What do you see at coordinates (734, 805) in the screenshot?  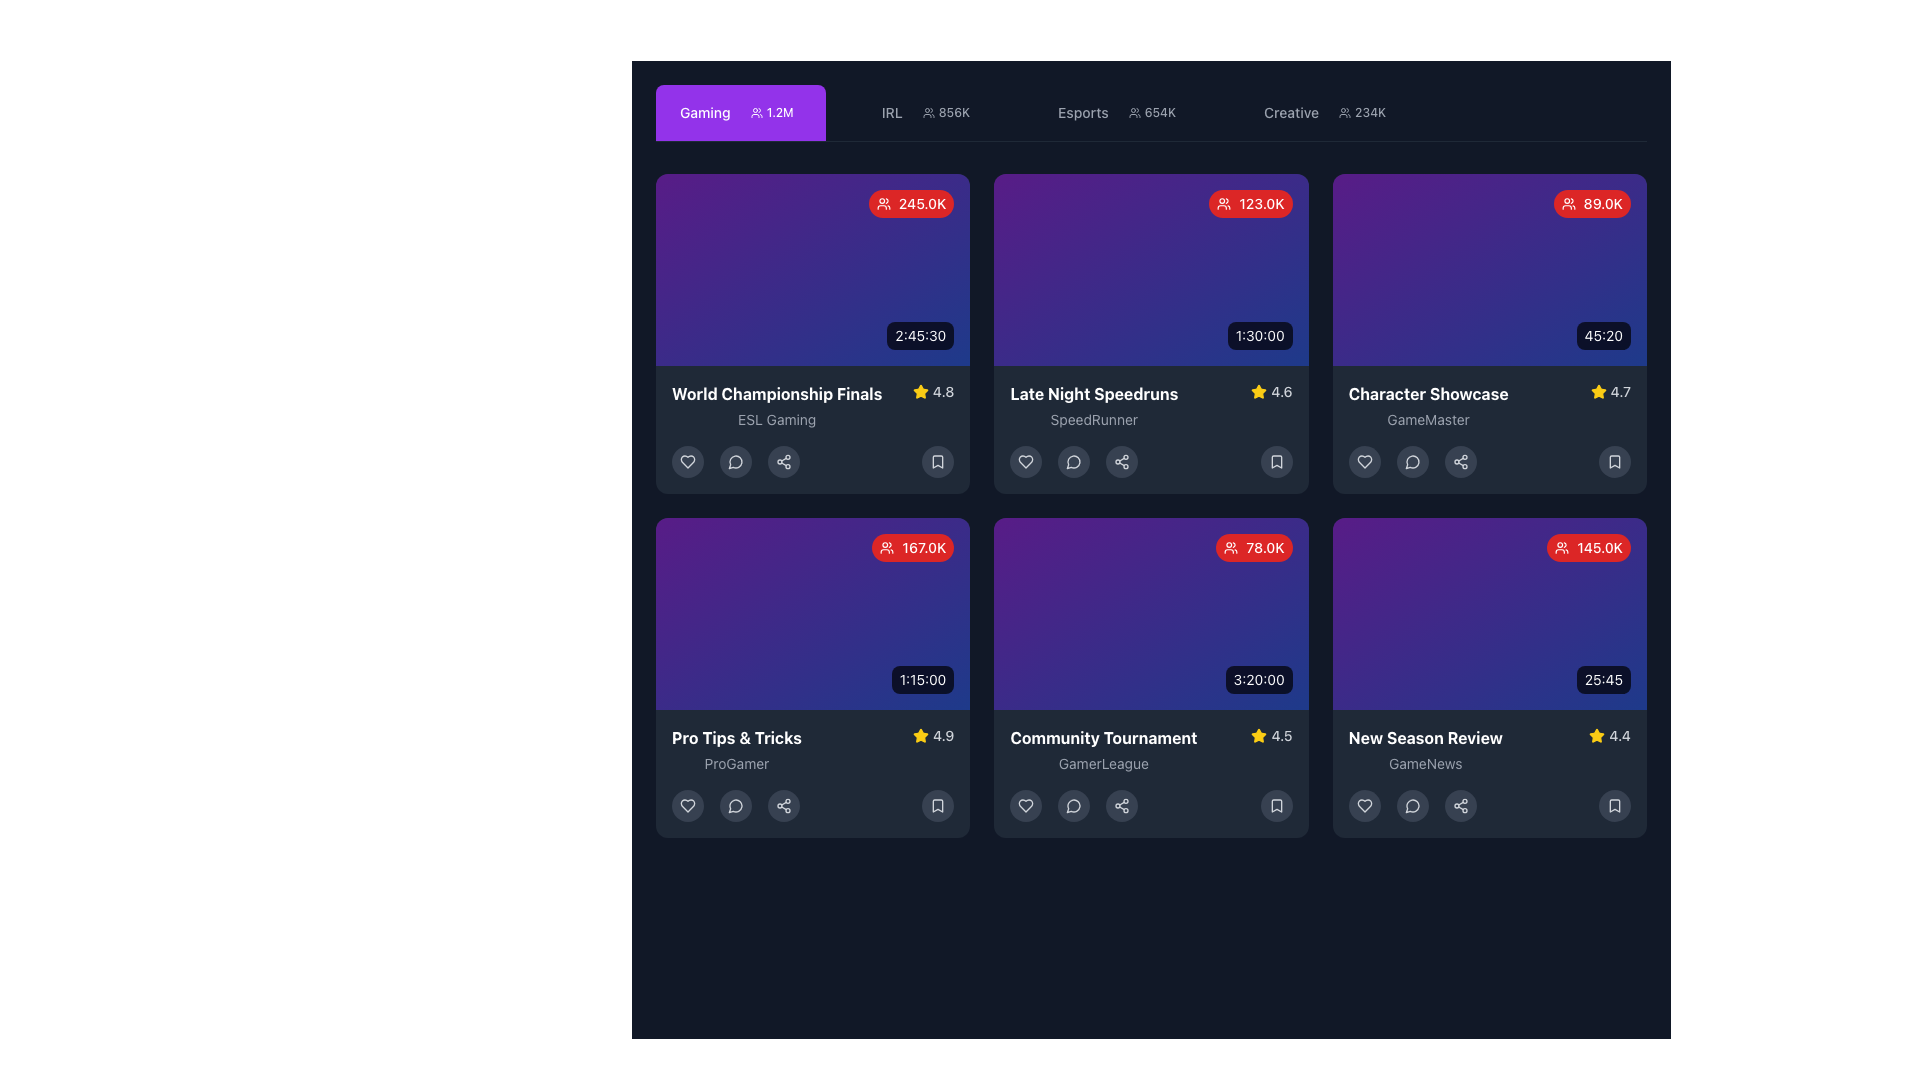 I see `the circular button with a gray background and a comment bubble icon located in the bottom row of the 'Pro Tips & Tricks' card, which is the second button from the left` at bounding box center [734, 805].